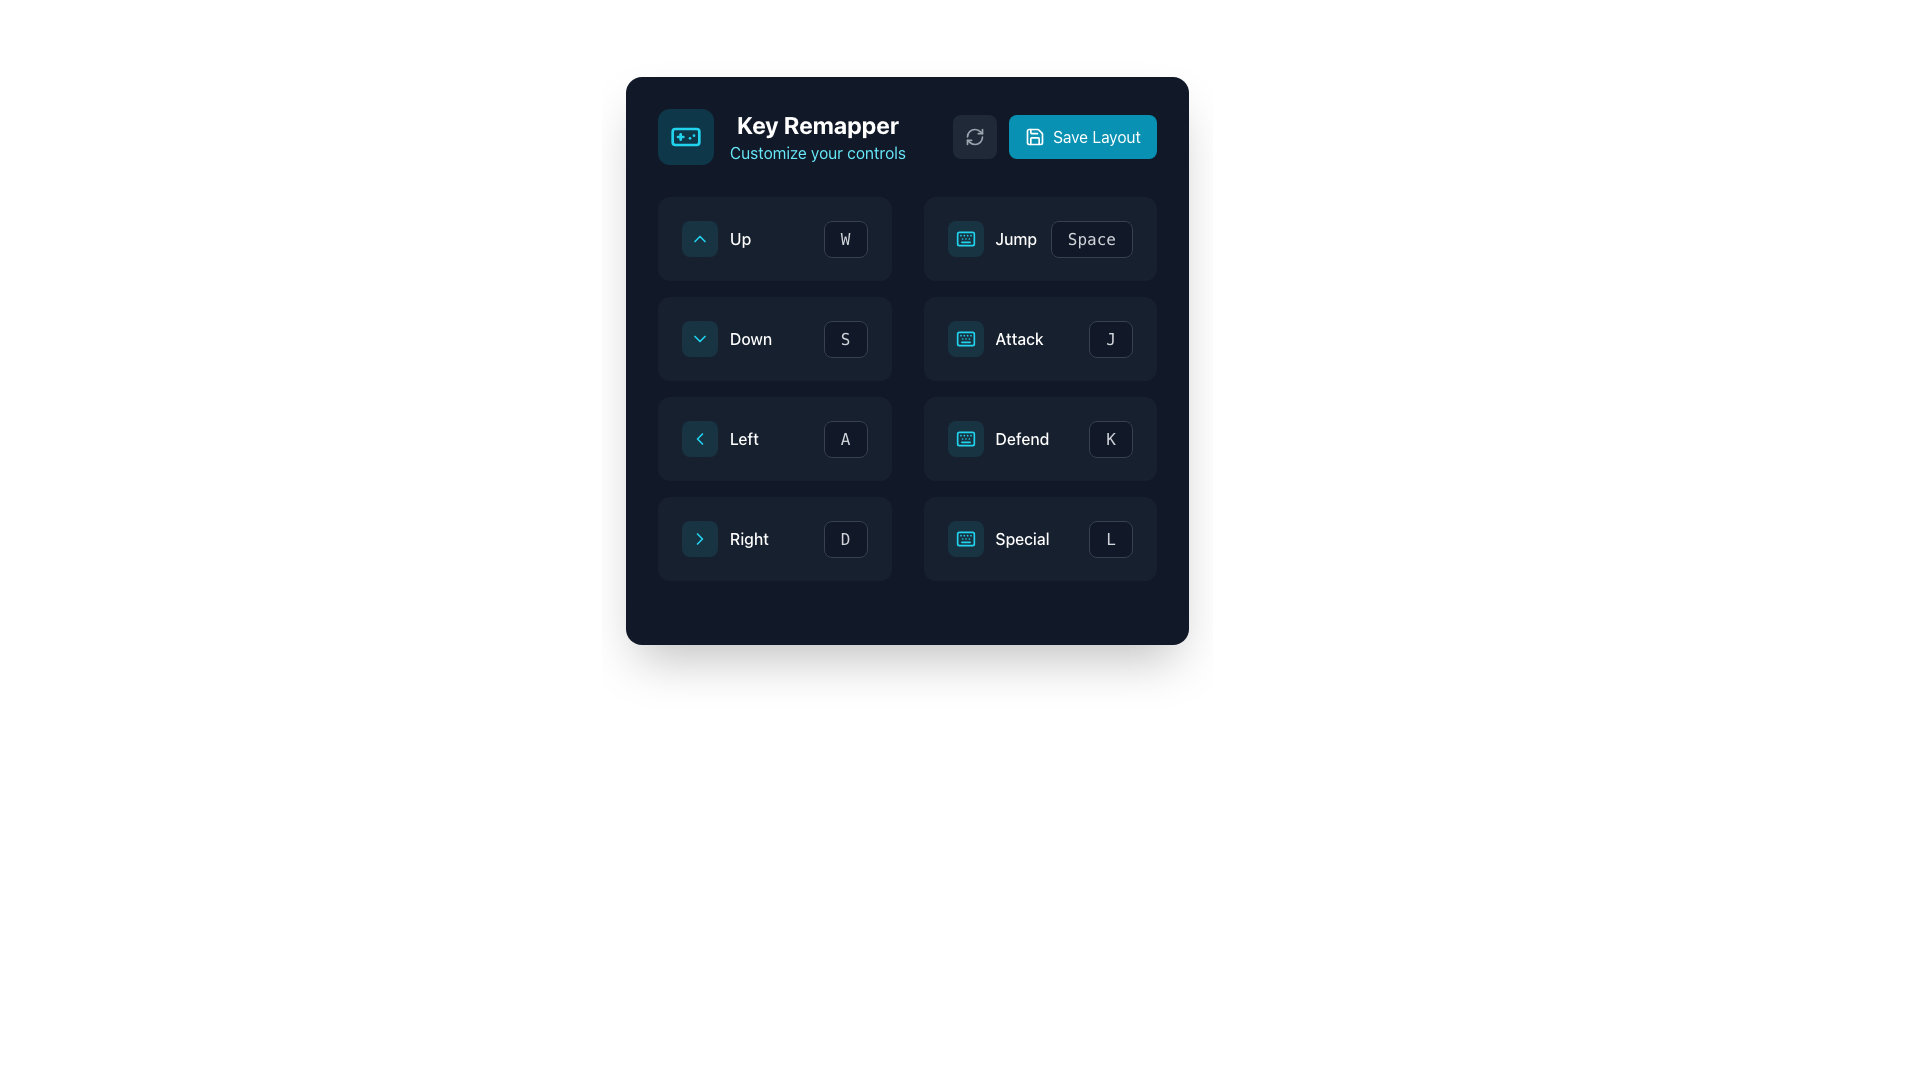 The height and width of the screenshot is (1080, 1920). What do you see at coordinates (700, 538) in the screenshot?
I see `the minimal rightward-pointing chevron icon with a thin outline in the 'Right' key configuration section located in the bottom-left quadrant` at bounding box center [700, 538].